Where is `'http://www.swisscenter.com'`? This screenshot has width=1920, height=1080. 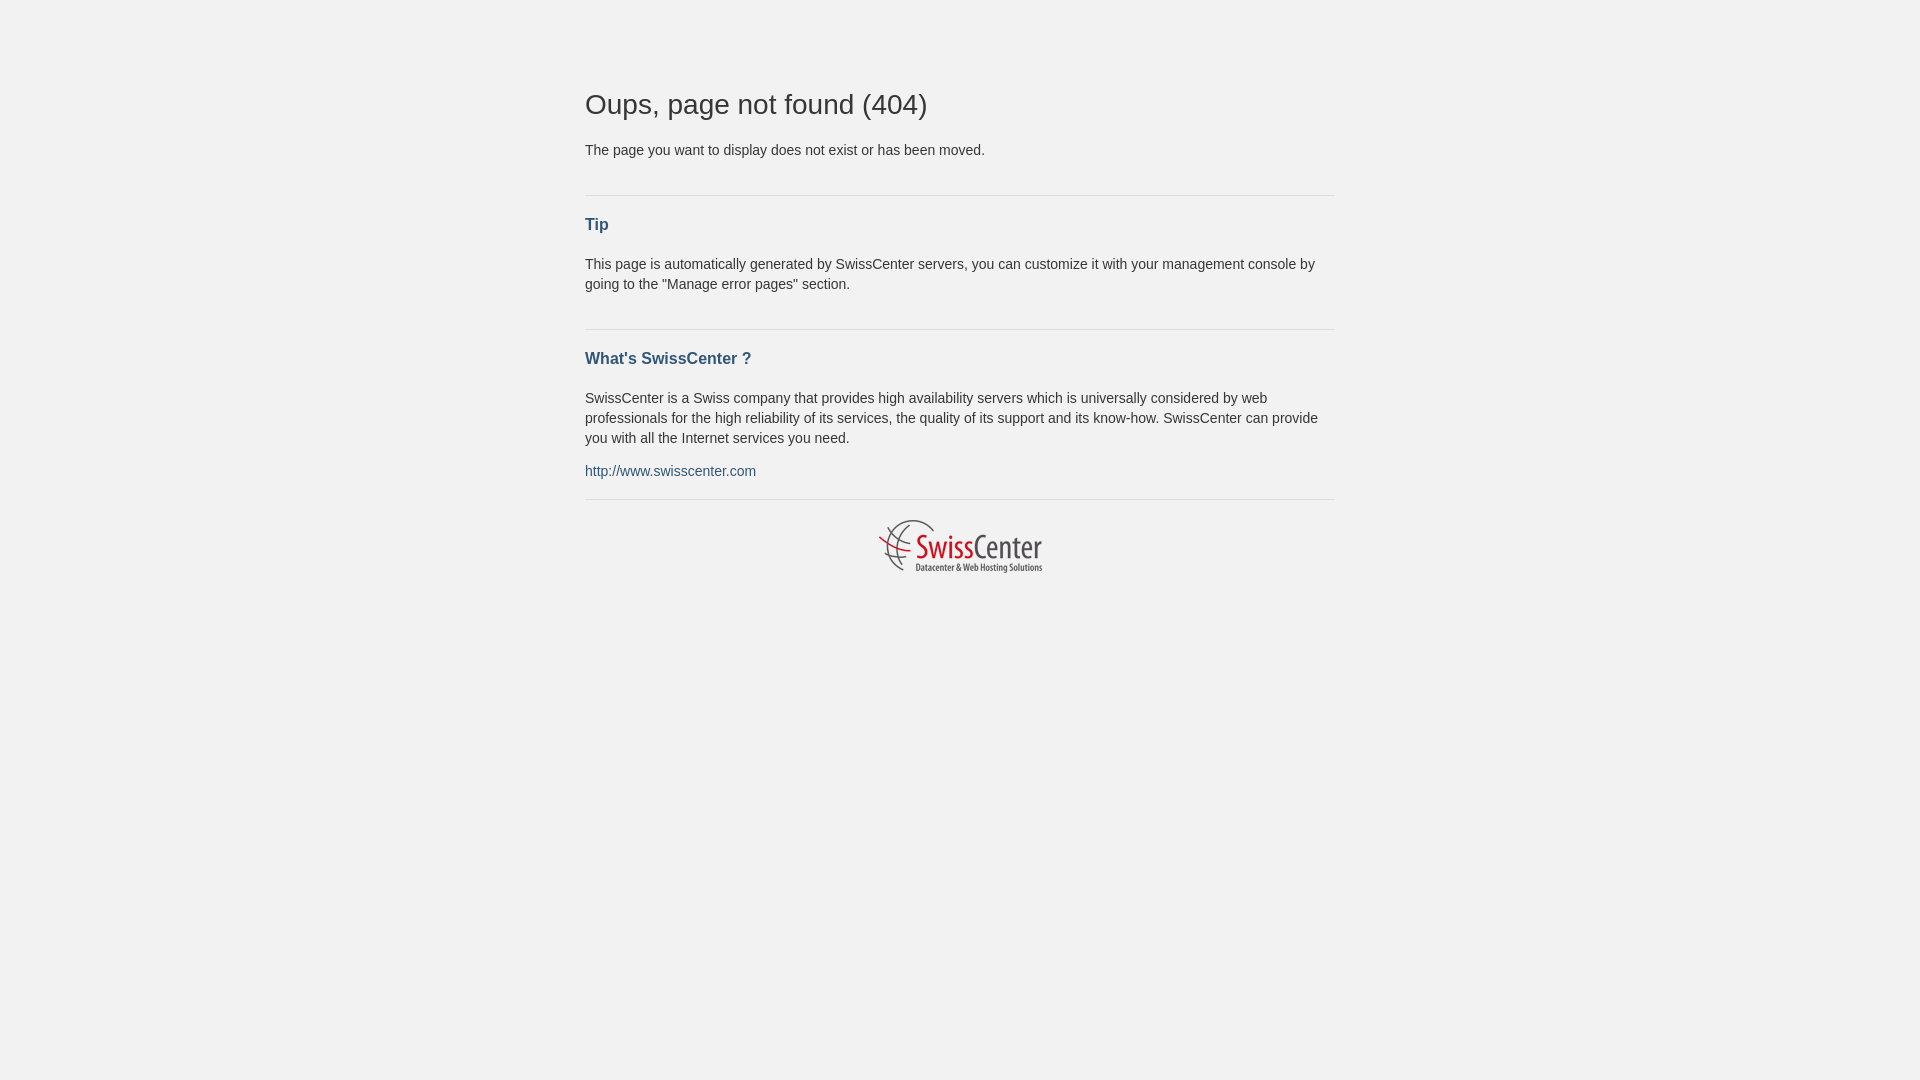 'http://www.swisscenter.com' is located at coordinates (670, 470).